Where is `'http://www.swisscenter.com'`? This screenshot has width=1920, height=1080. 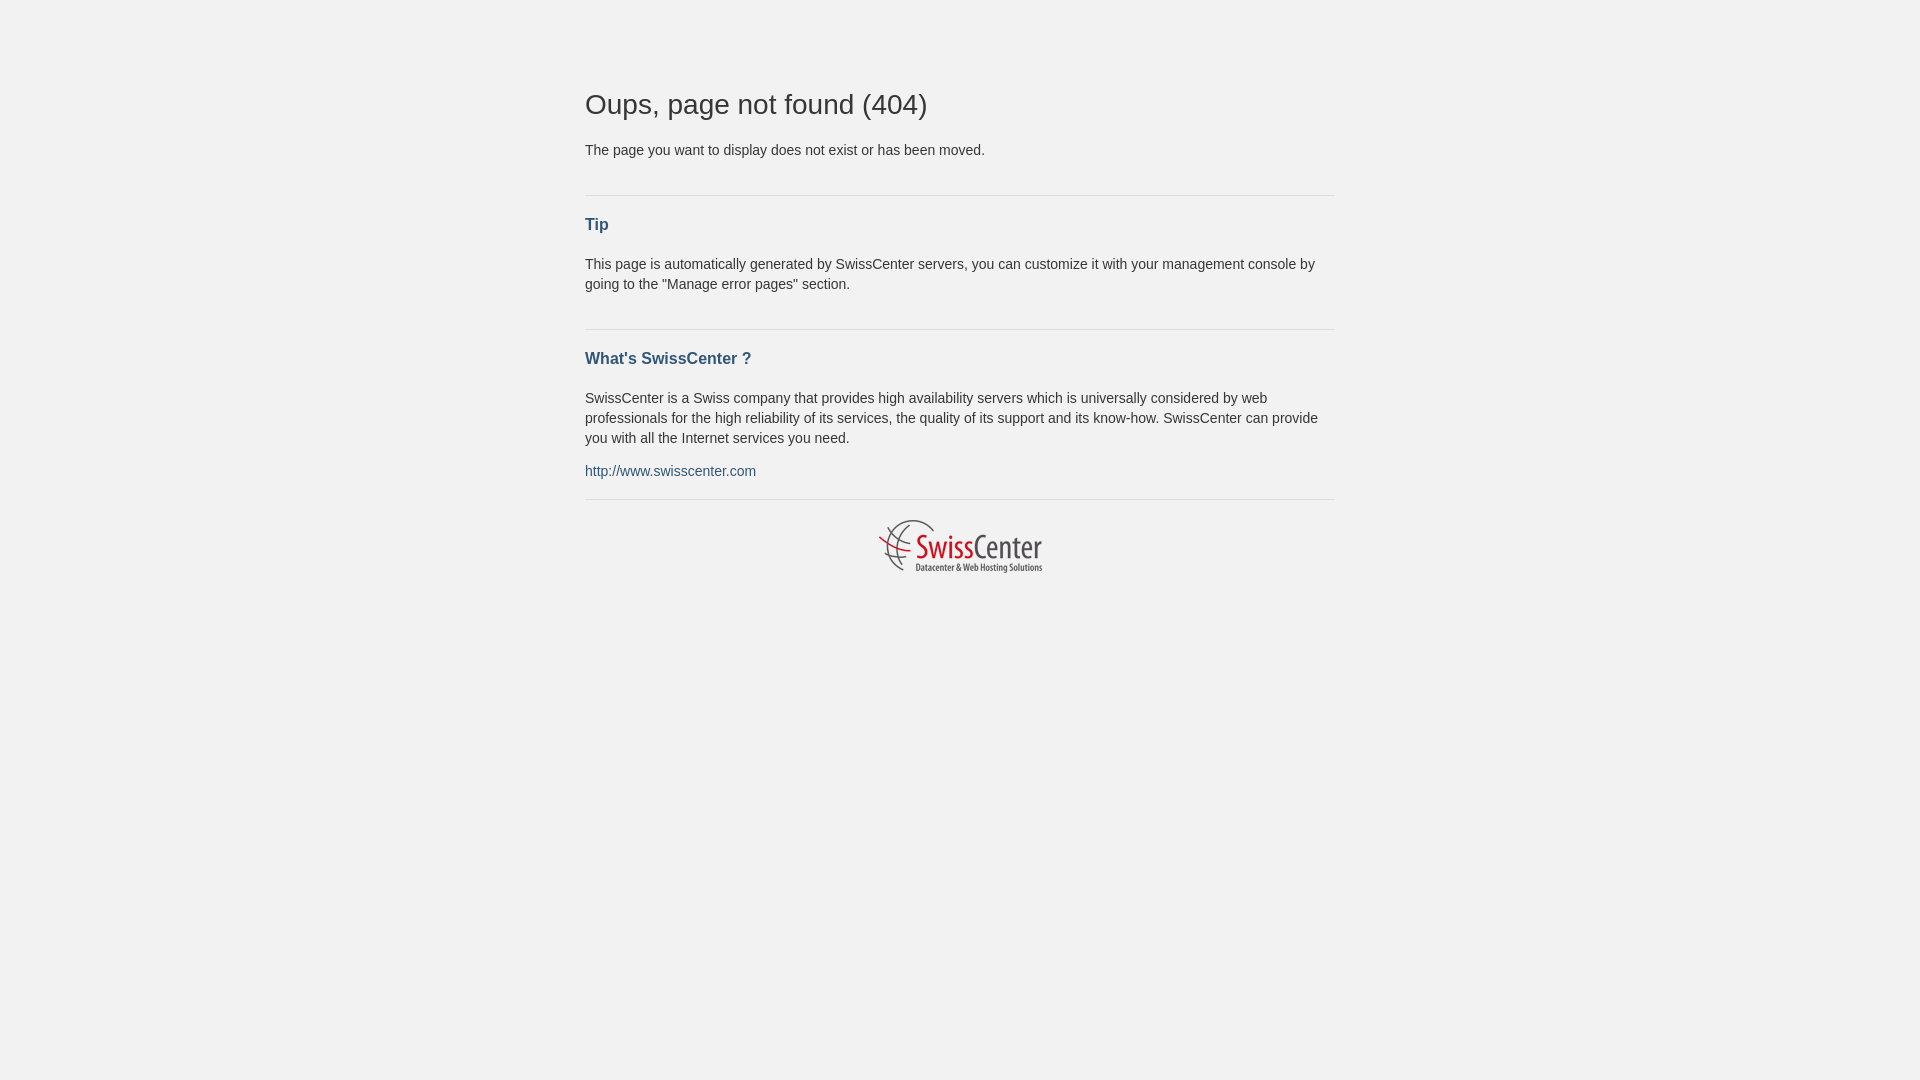 'http://www.swisscenter.com' is located at coordinates (670, 470).